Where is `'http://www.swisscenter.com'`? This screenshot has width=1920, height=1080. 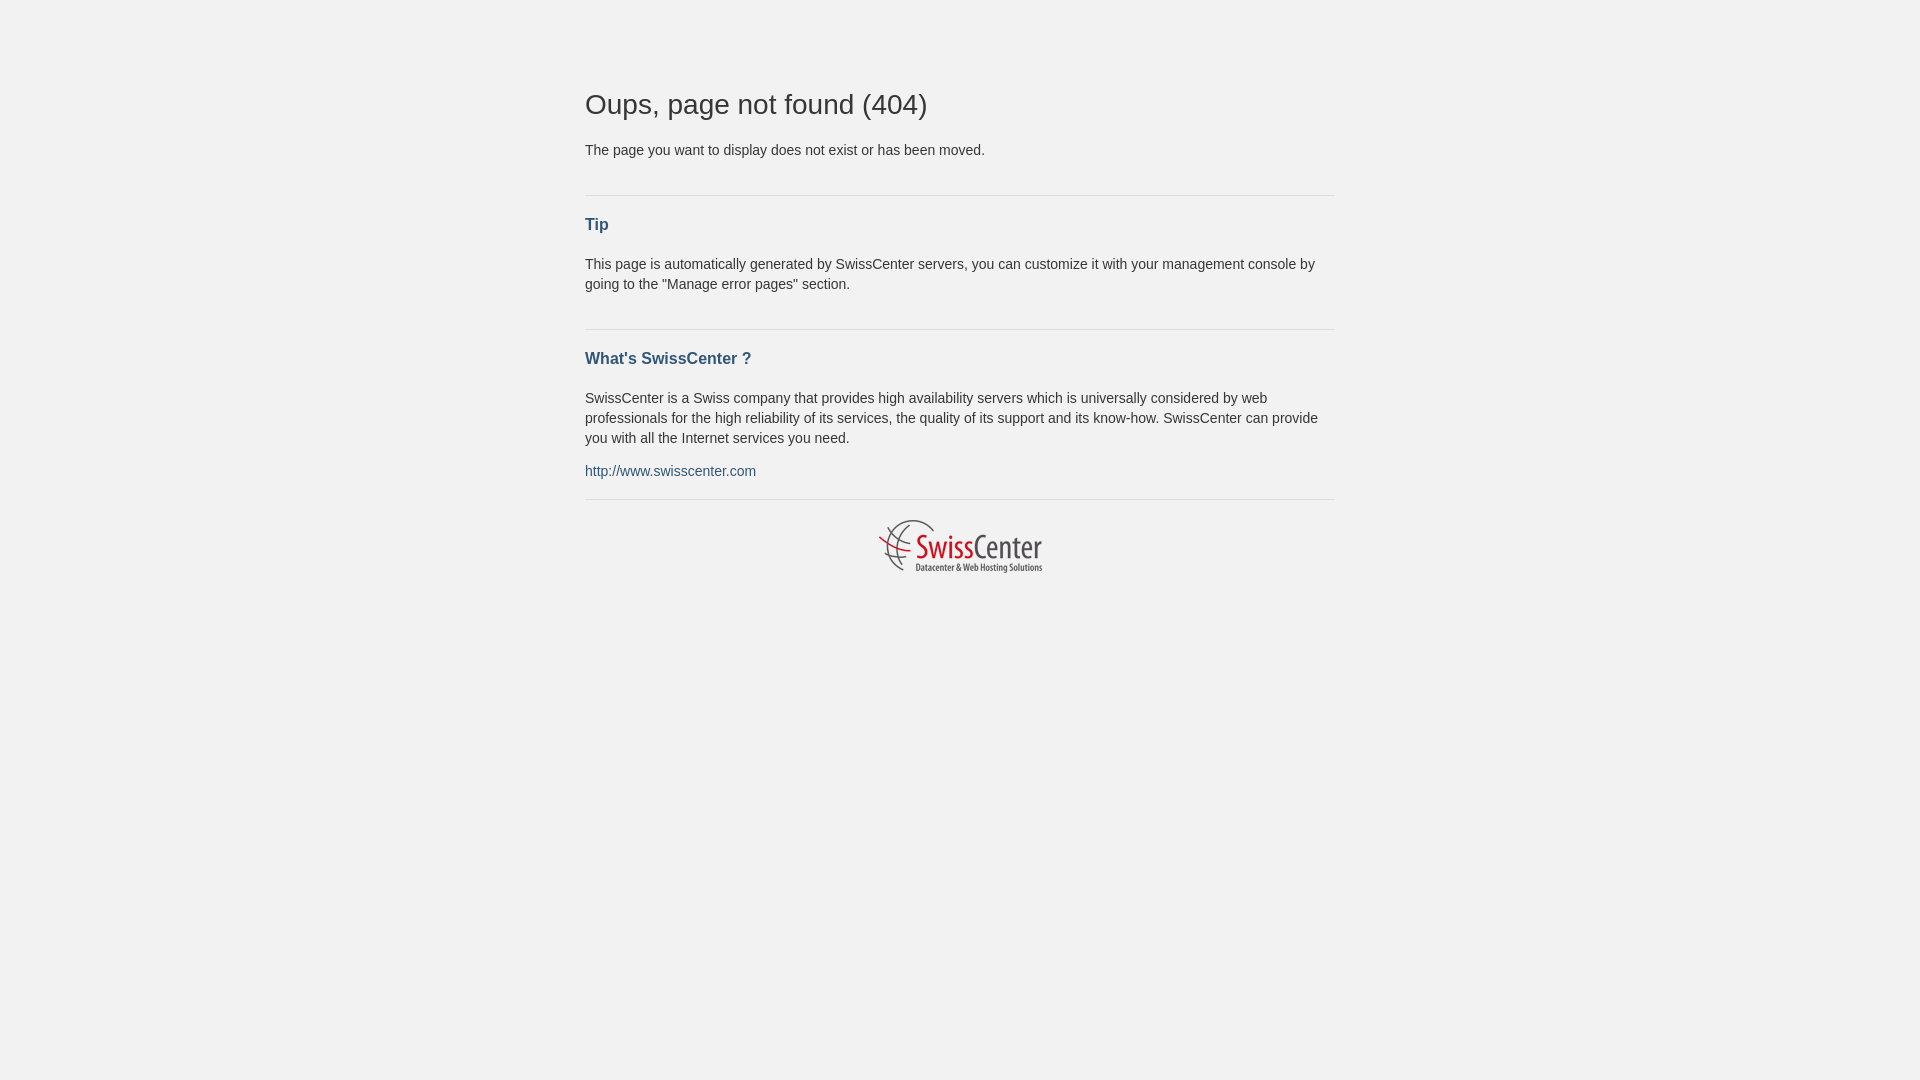 'http://www.swisscenter.com' is located at coordinates (670, 470).